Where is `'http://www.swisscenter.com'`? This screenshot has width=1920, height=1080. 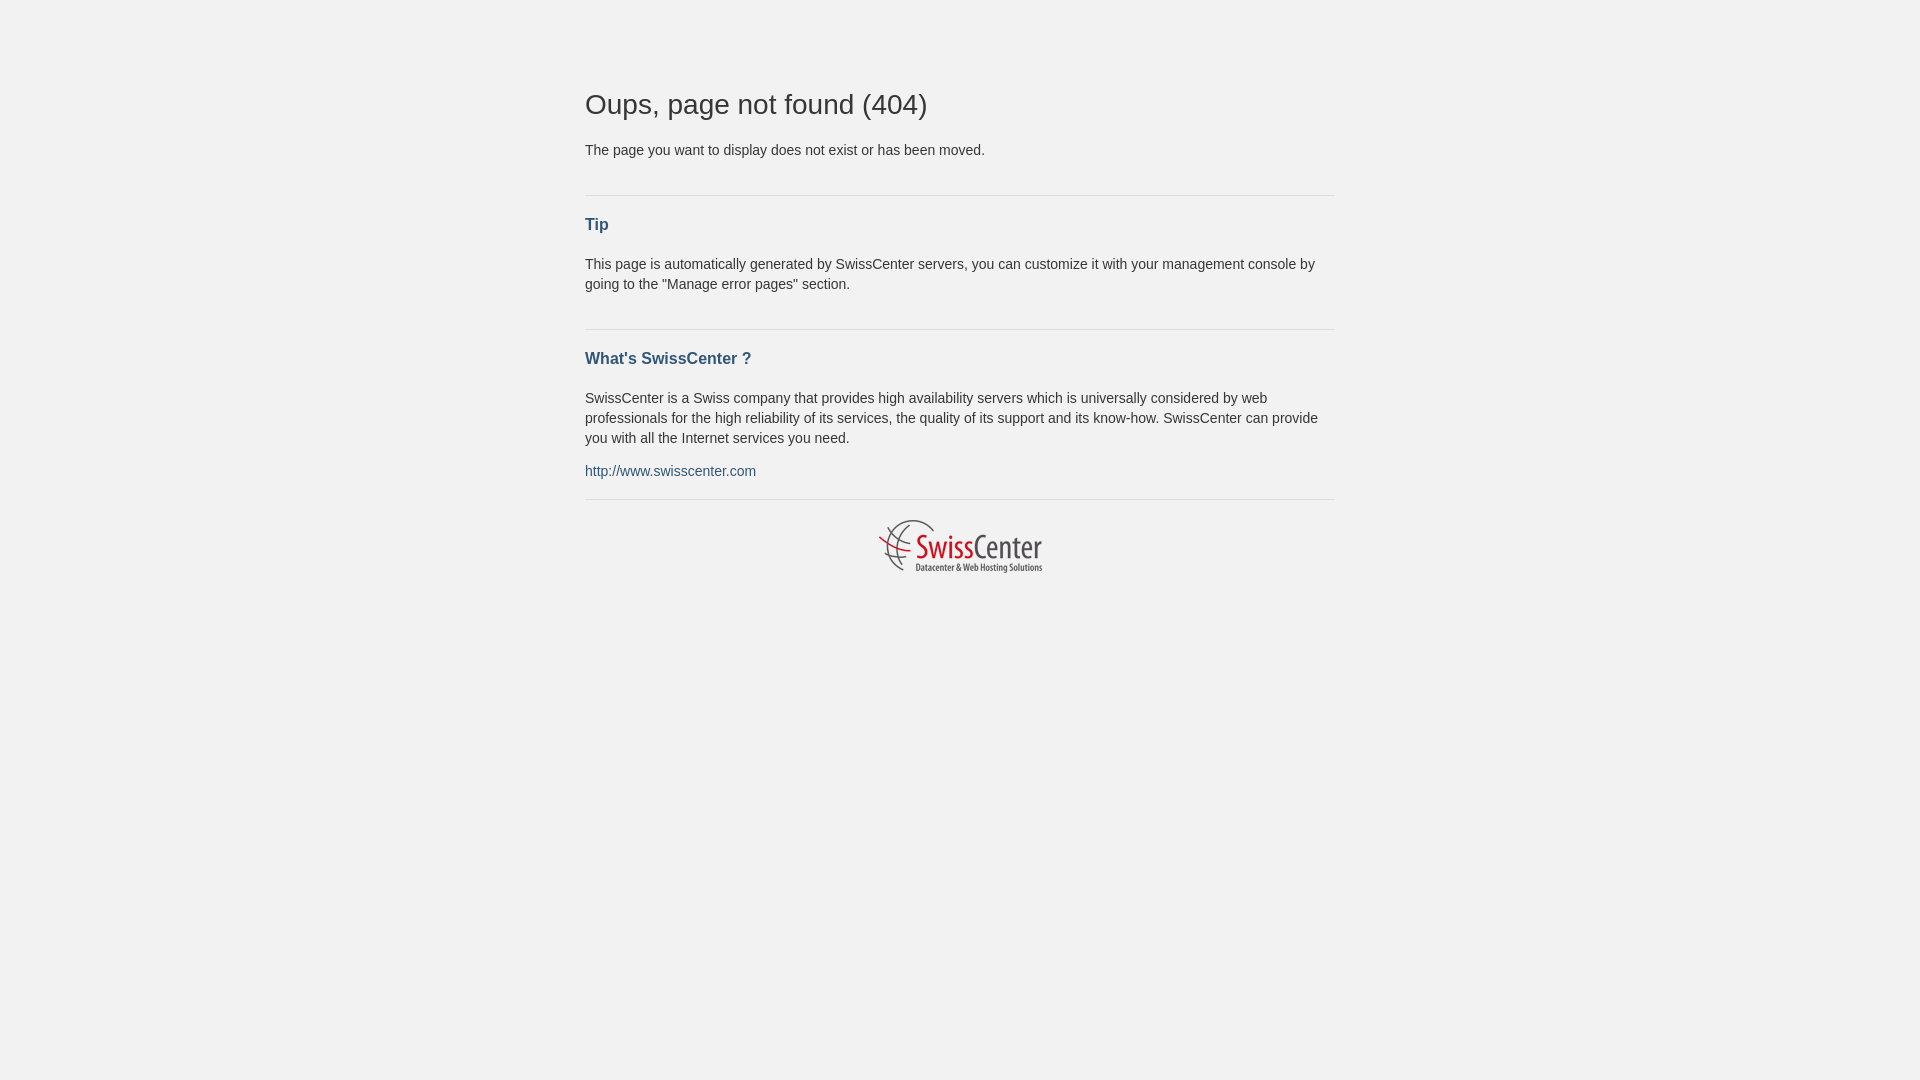 'http://www.swisscenter.com' is located at coordinates (670, 470).